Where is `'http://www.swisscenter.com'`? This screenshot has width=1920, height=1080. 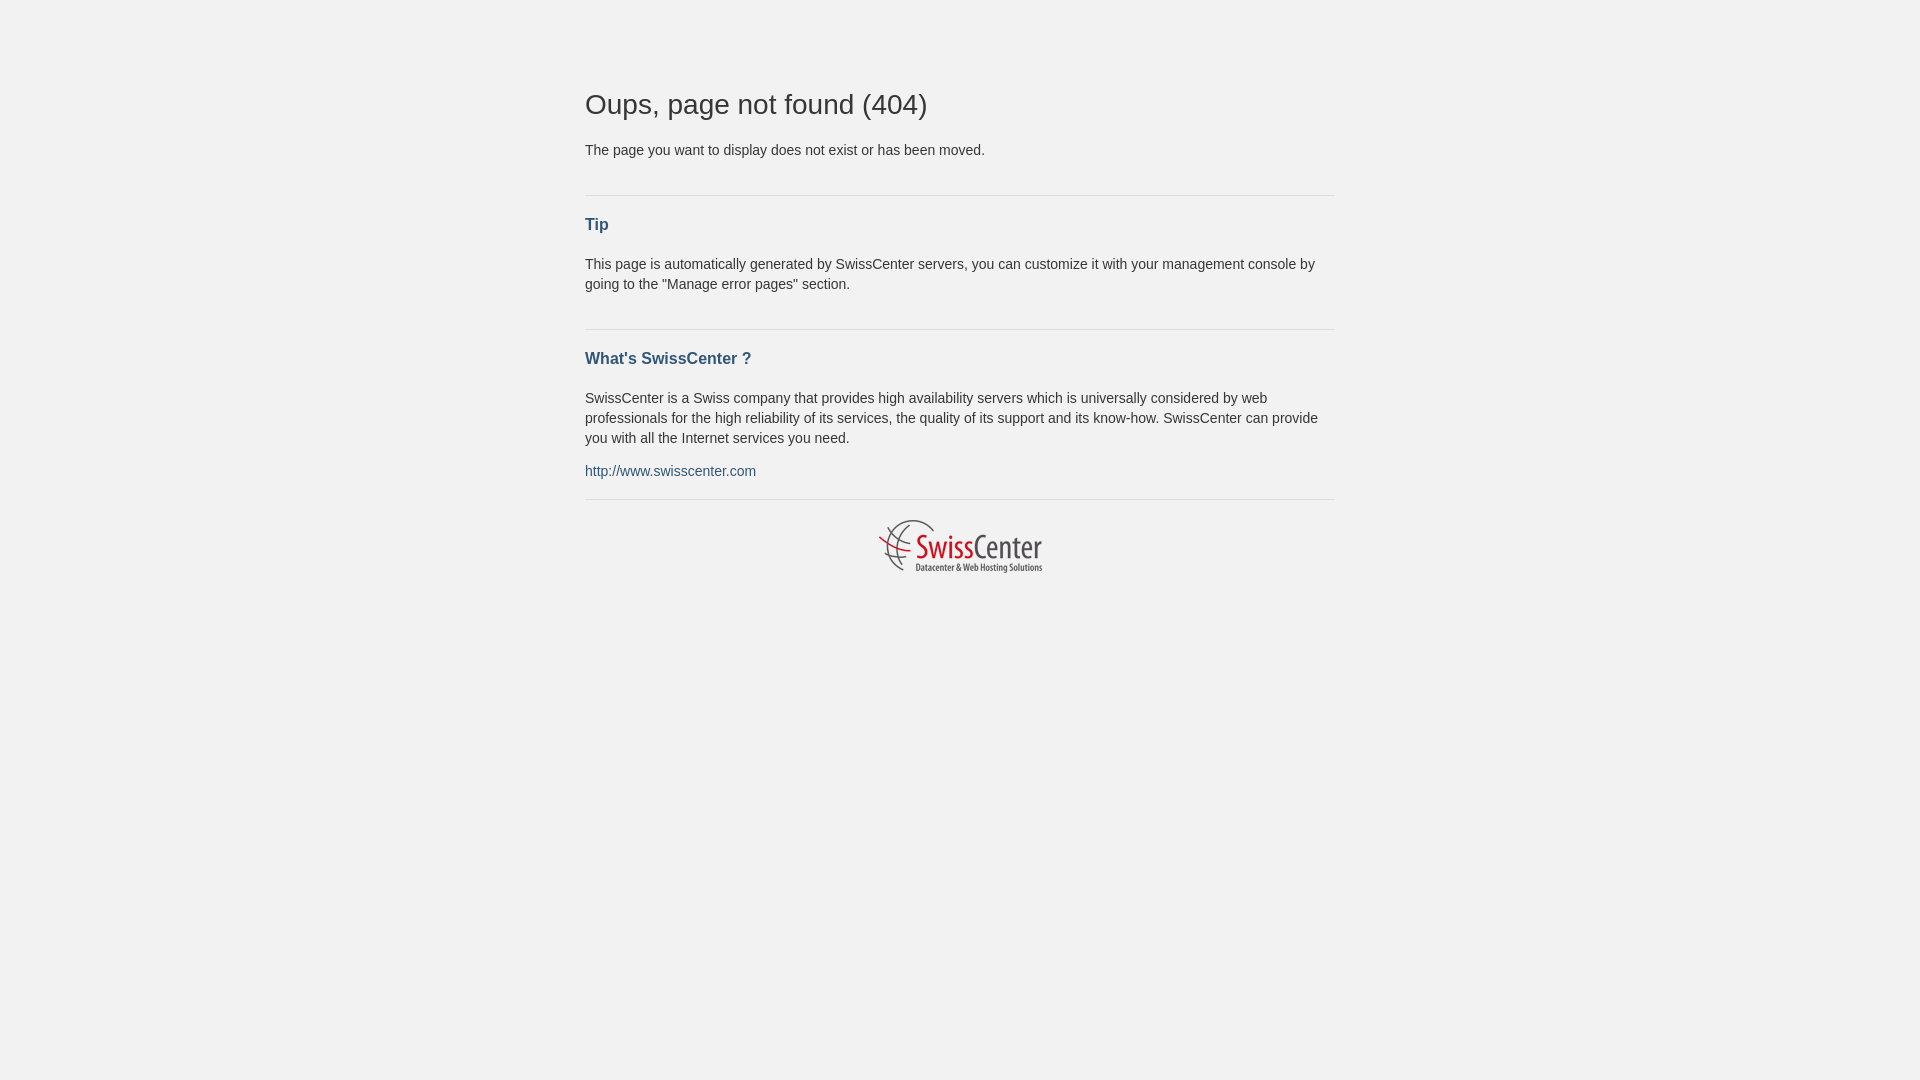 'http://www.swisscenter.com' is located at coordinates (670, 470).